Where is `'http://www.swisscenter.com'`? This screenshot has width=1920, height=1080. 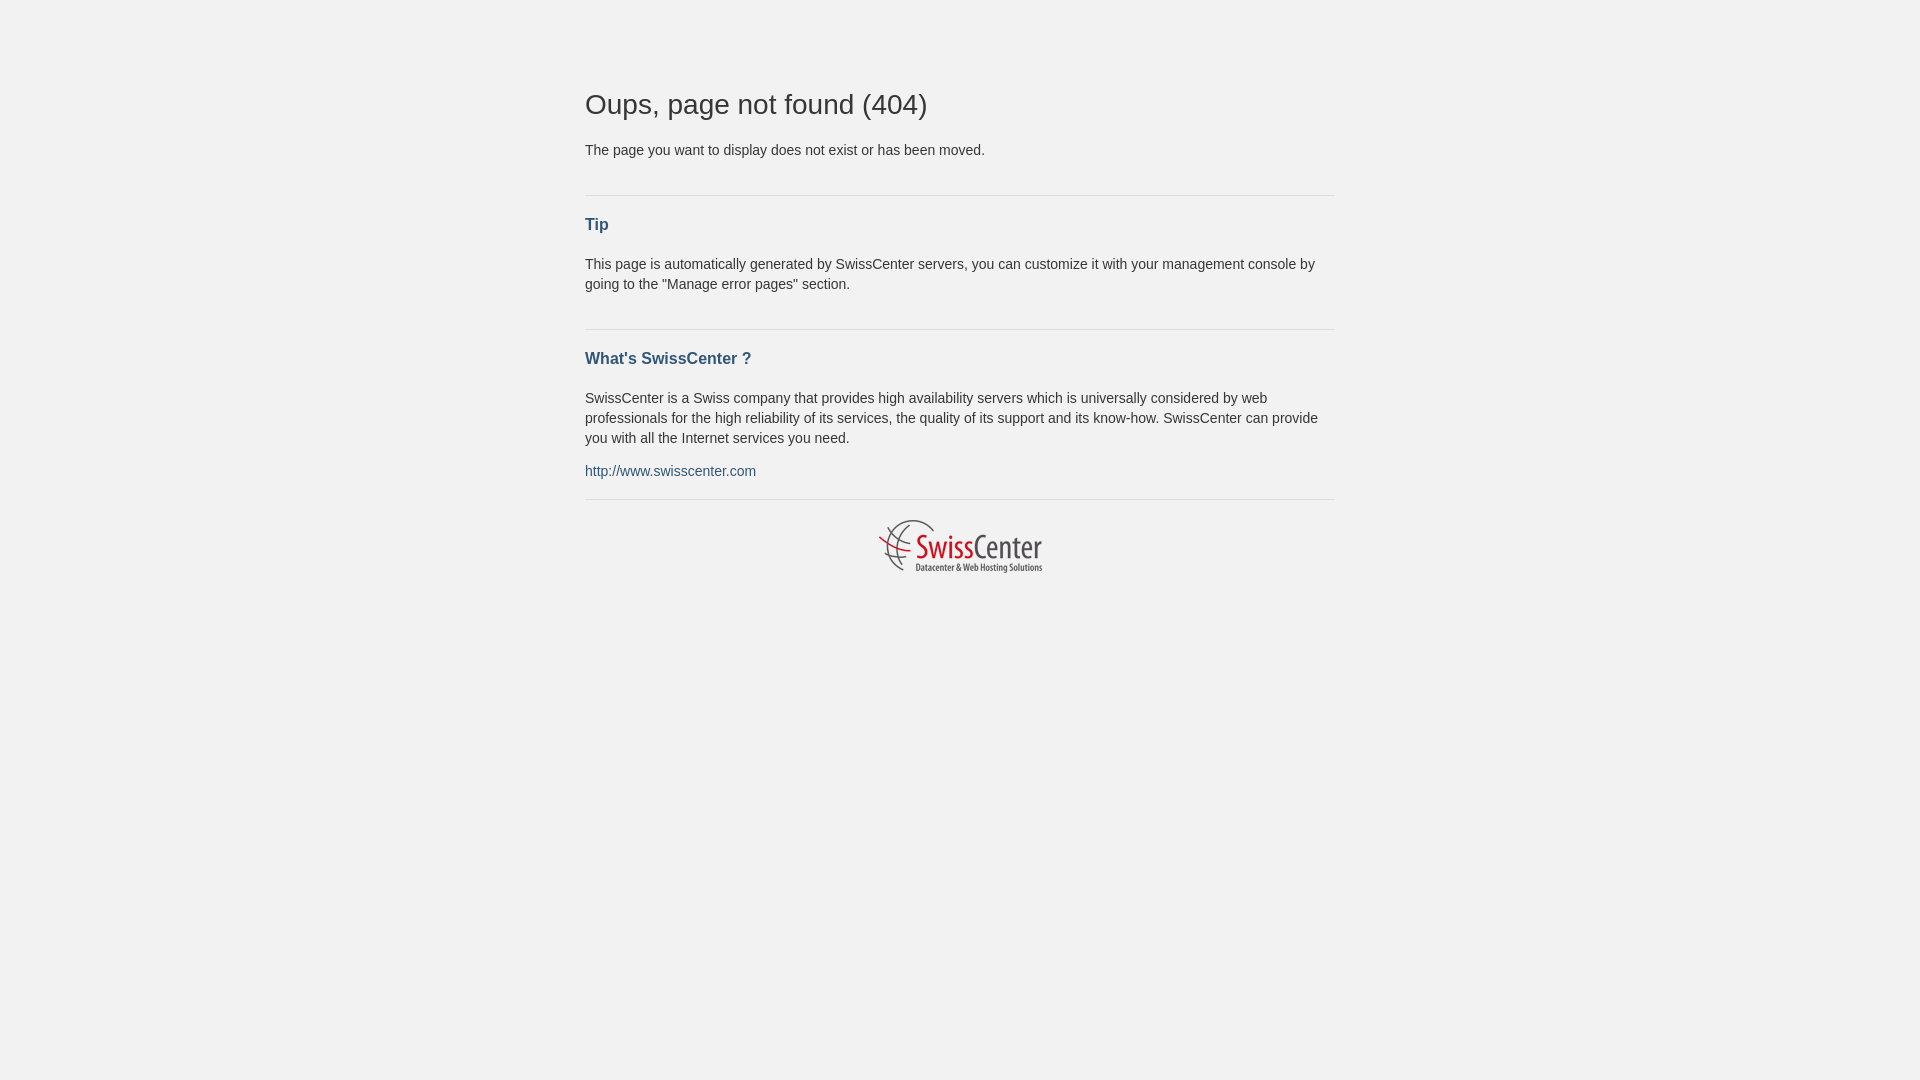 'http://www.swisscenter.com' is located at coordinates (670, 470).